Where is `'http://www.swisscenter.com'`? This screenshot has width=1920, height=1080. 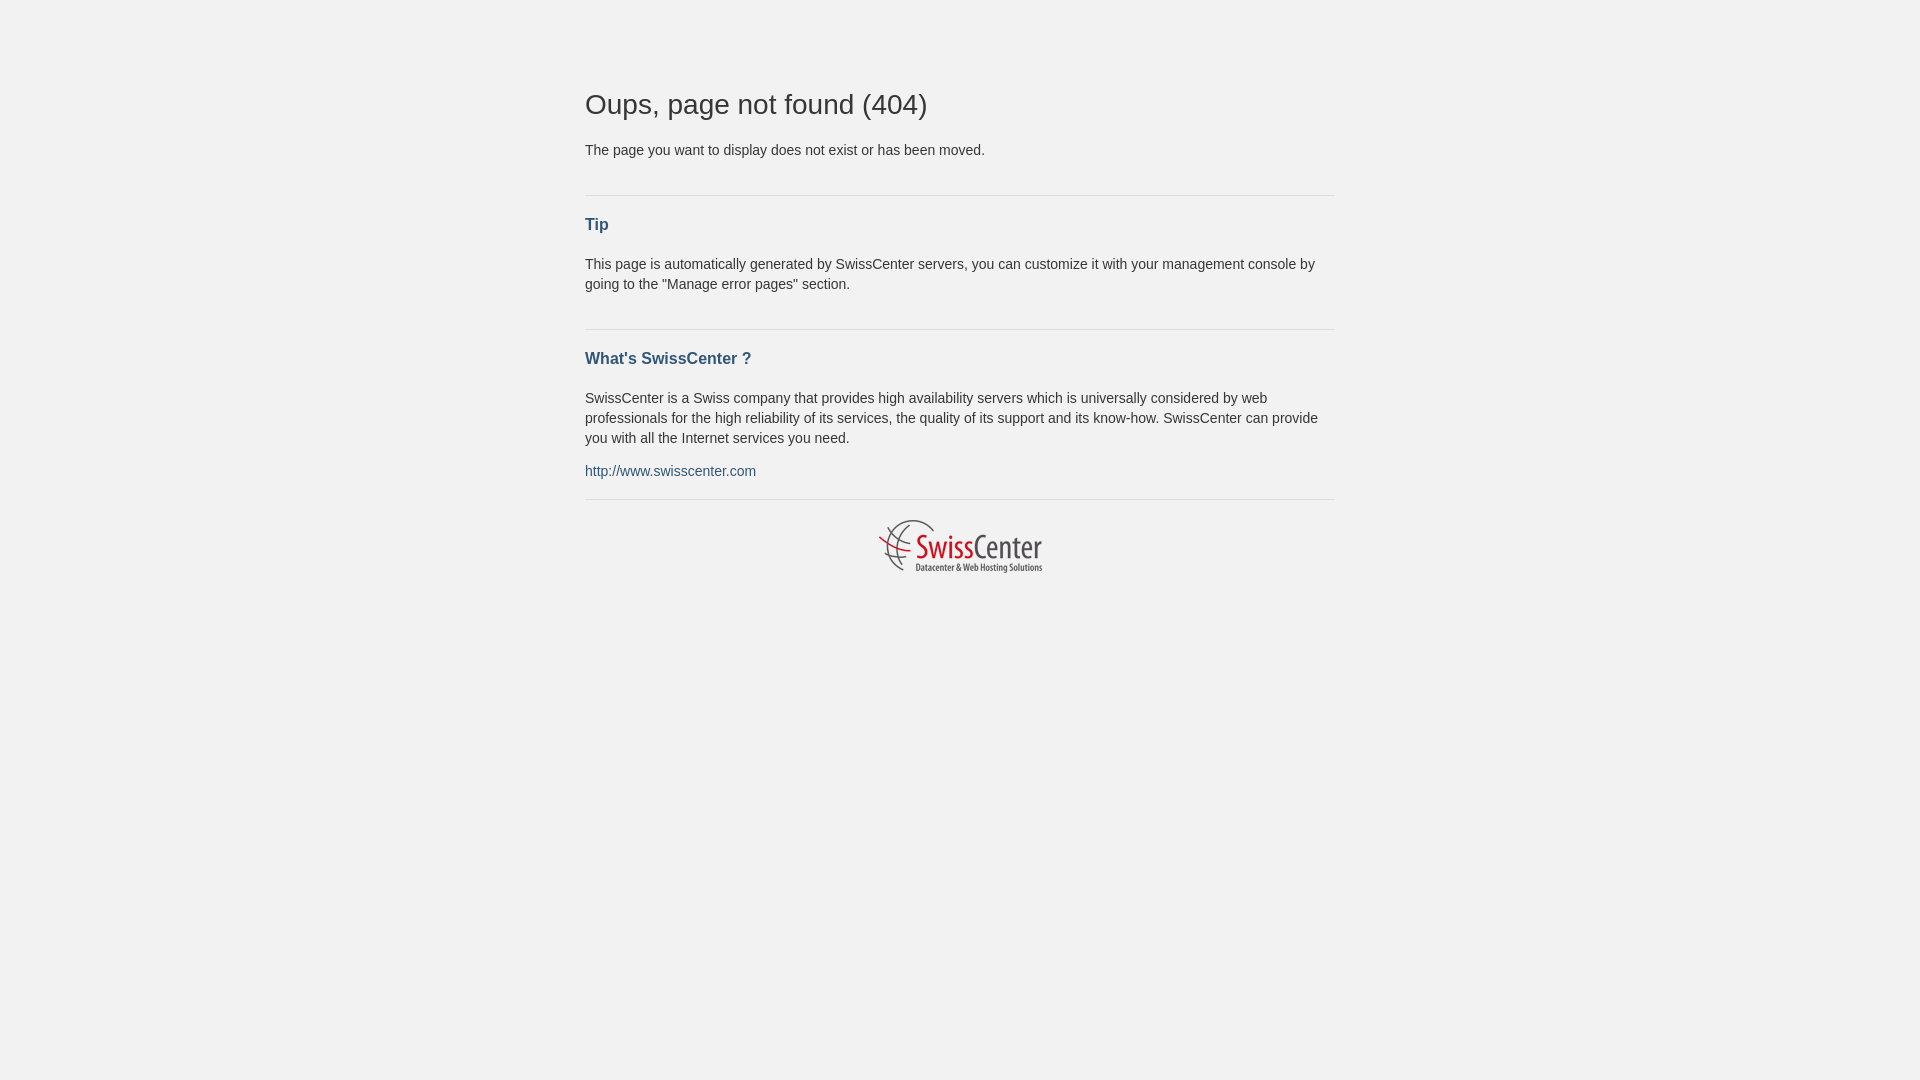 'http://www.swisscenter.com' is located at coordinates (670, 470).